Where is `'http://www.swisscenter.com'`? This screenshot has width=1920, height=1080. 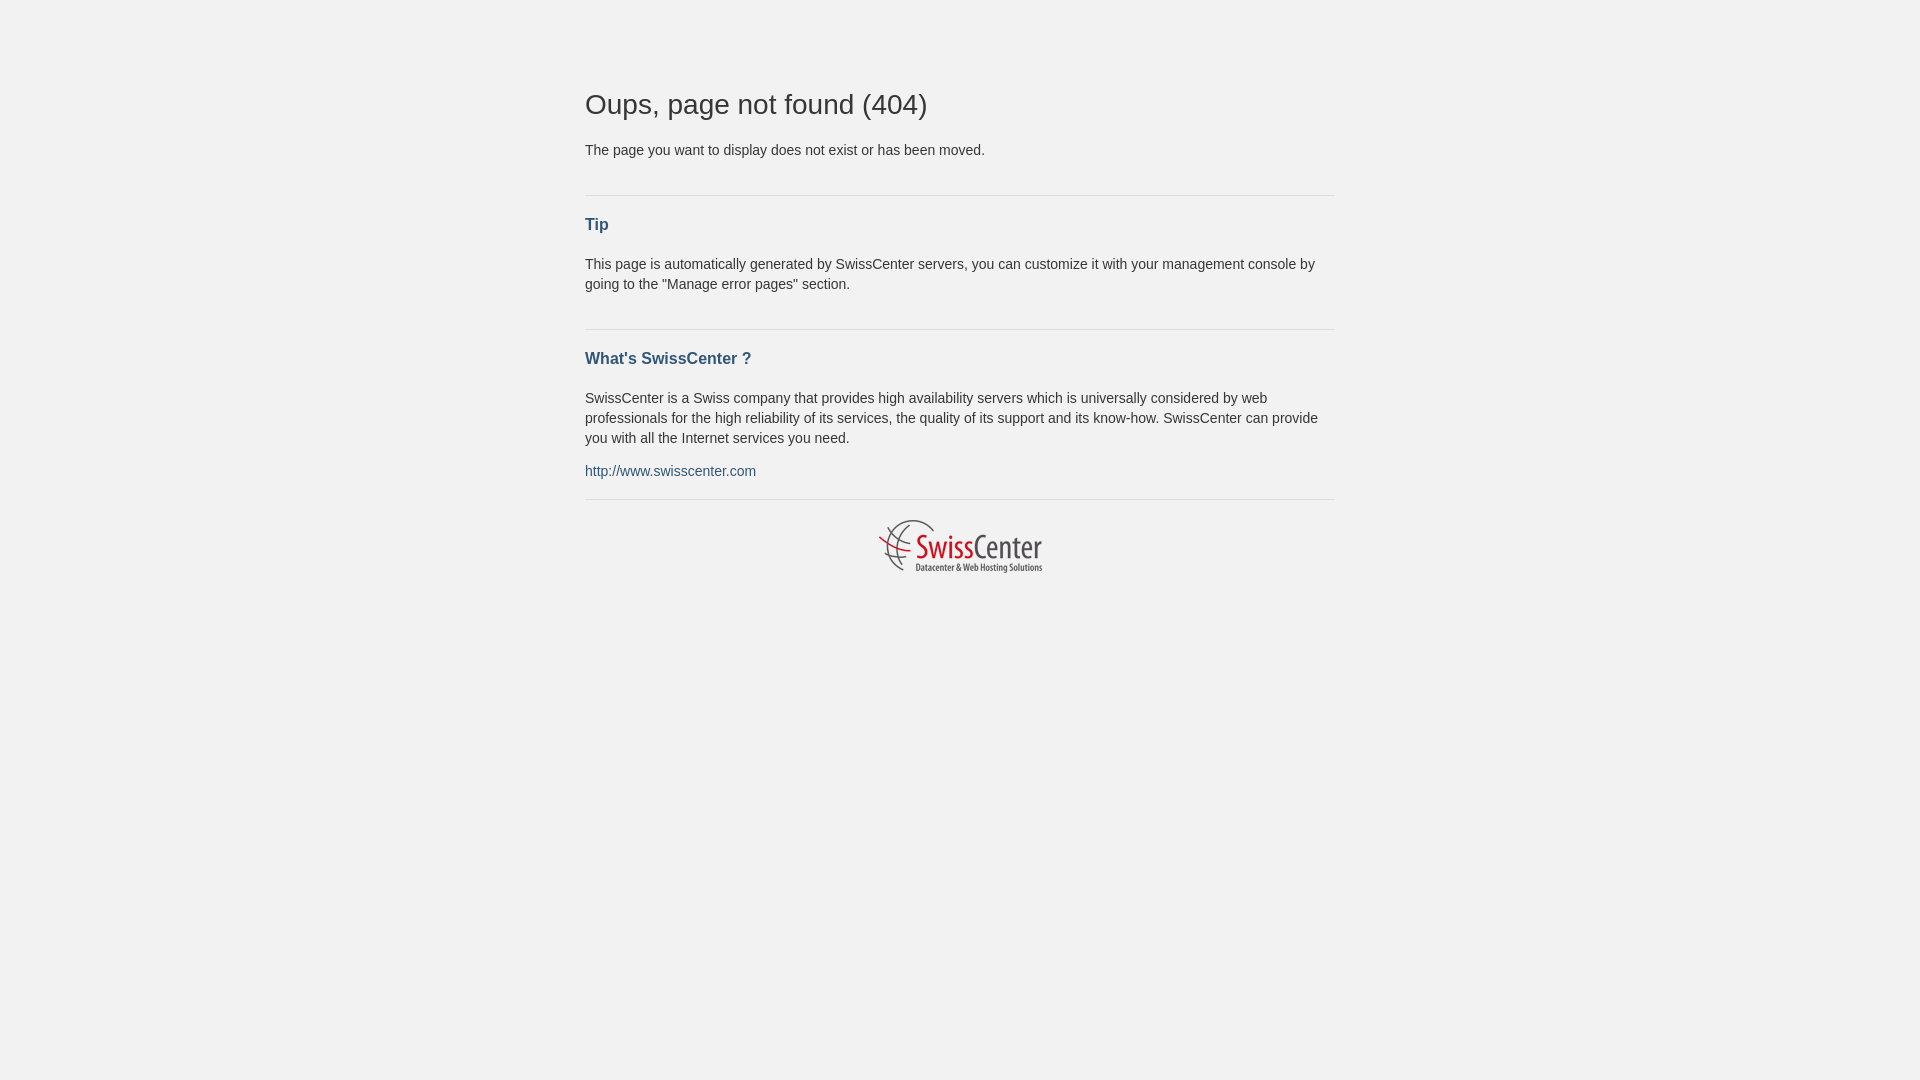 'http://www.swisscenter.com' is located at coordinates (670, 470).